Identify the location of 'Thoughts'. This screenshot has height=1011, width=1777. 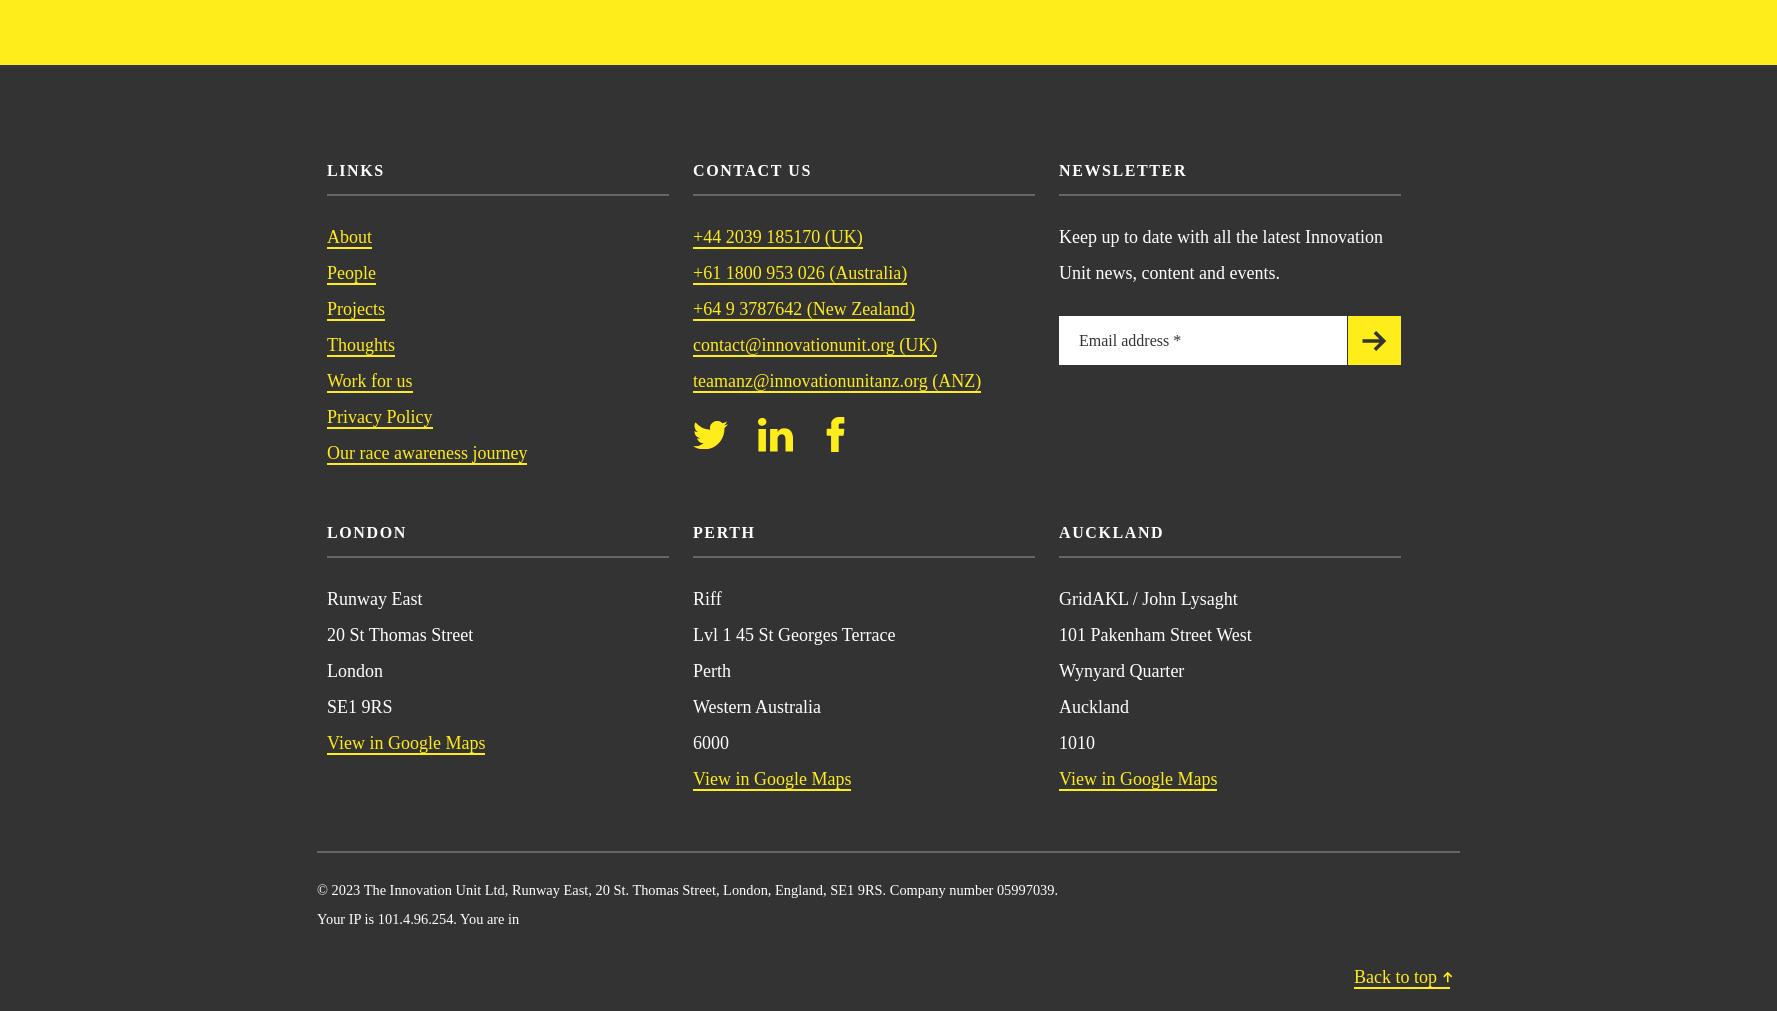
(361, 343).